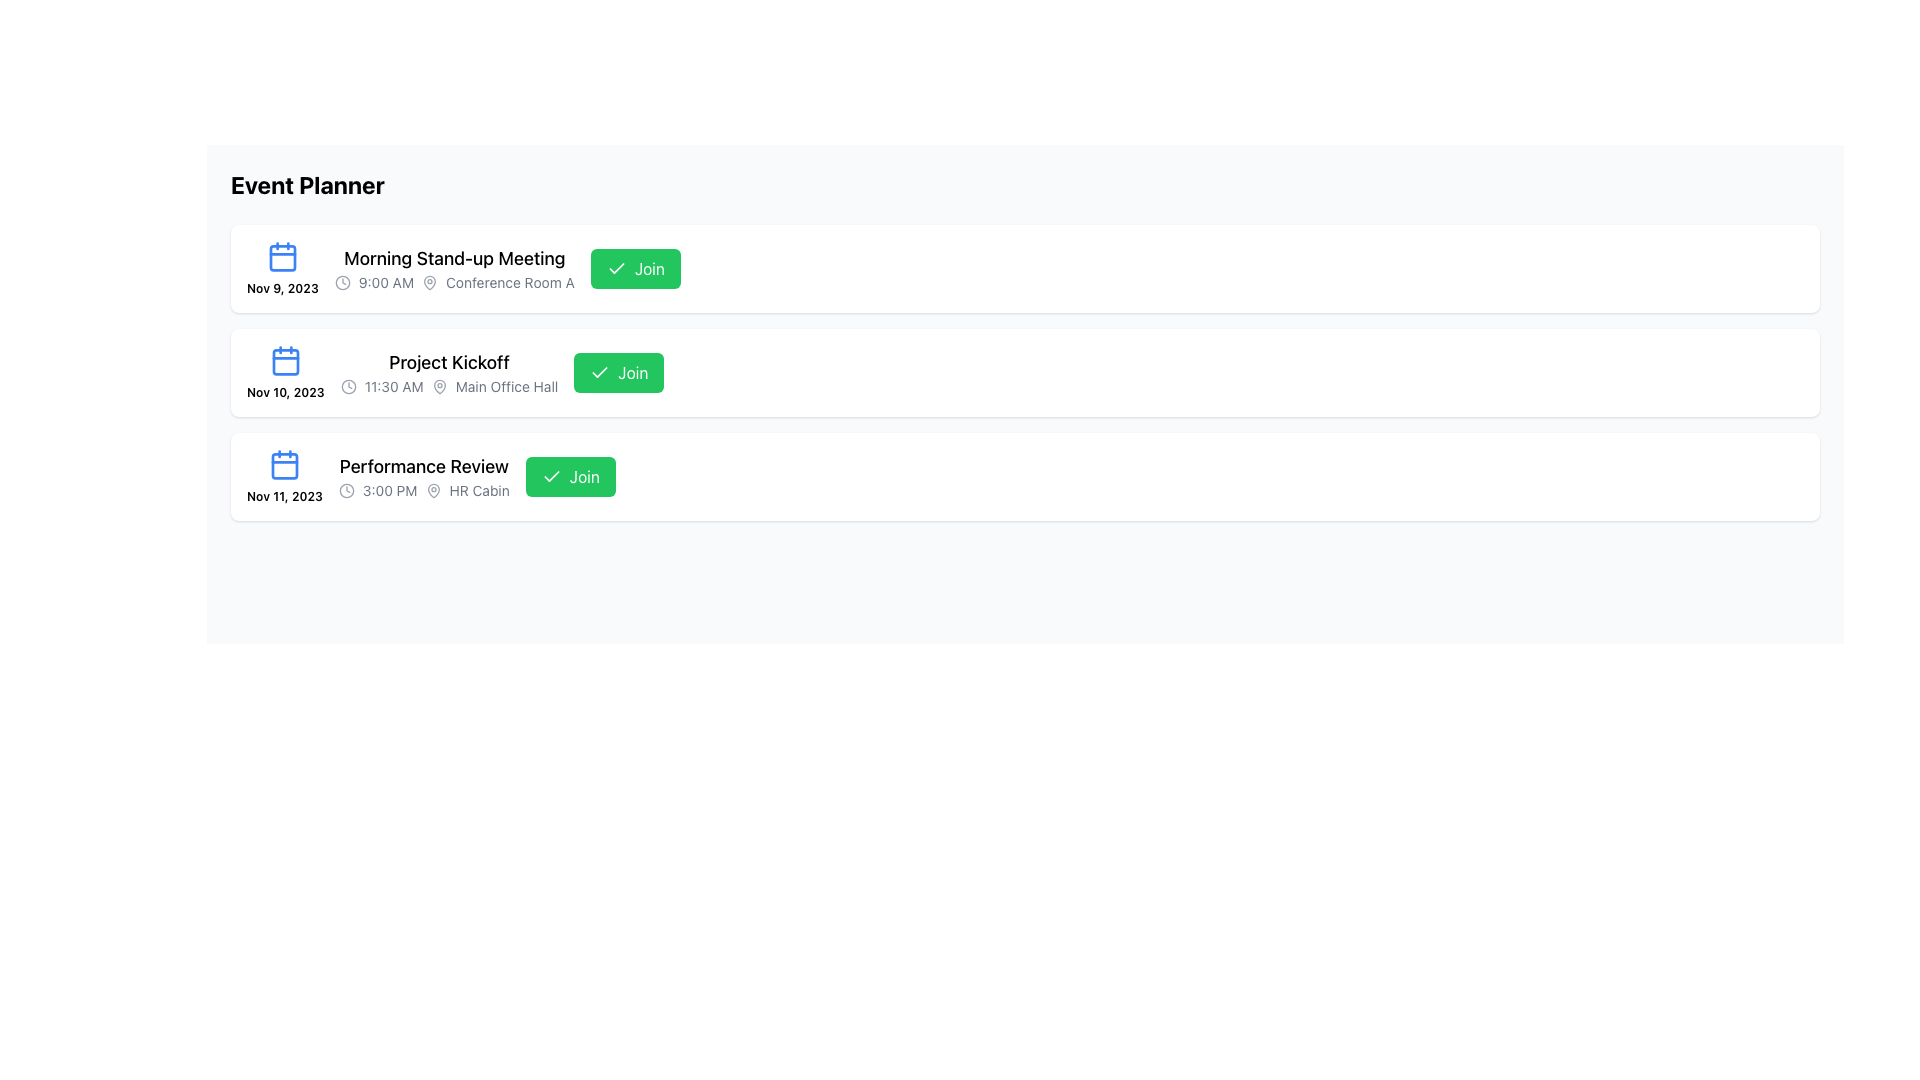 This screenshot has height=1080, width=1920. Describe the element at coordinates (281, 268) in the screenshot. I see `the date-display widget representing the date November 9, 2023, for the 'Morning Stand-up Meeting' to trigger any associated actions if supported by application logic` at that location.